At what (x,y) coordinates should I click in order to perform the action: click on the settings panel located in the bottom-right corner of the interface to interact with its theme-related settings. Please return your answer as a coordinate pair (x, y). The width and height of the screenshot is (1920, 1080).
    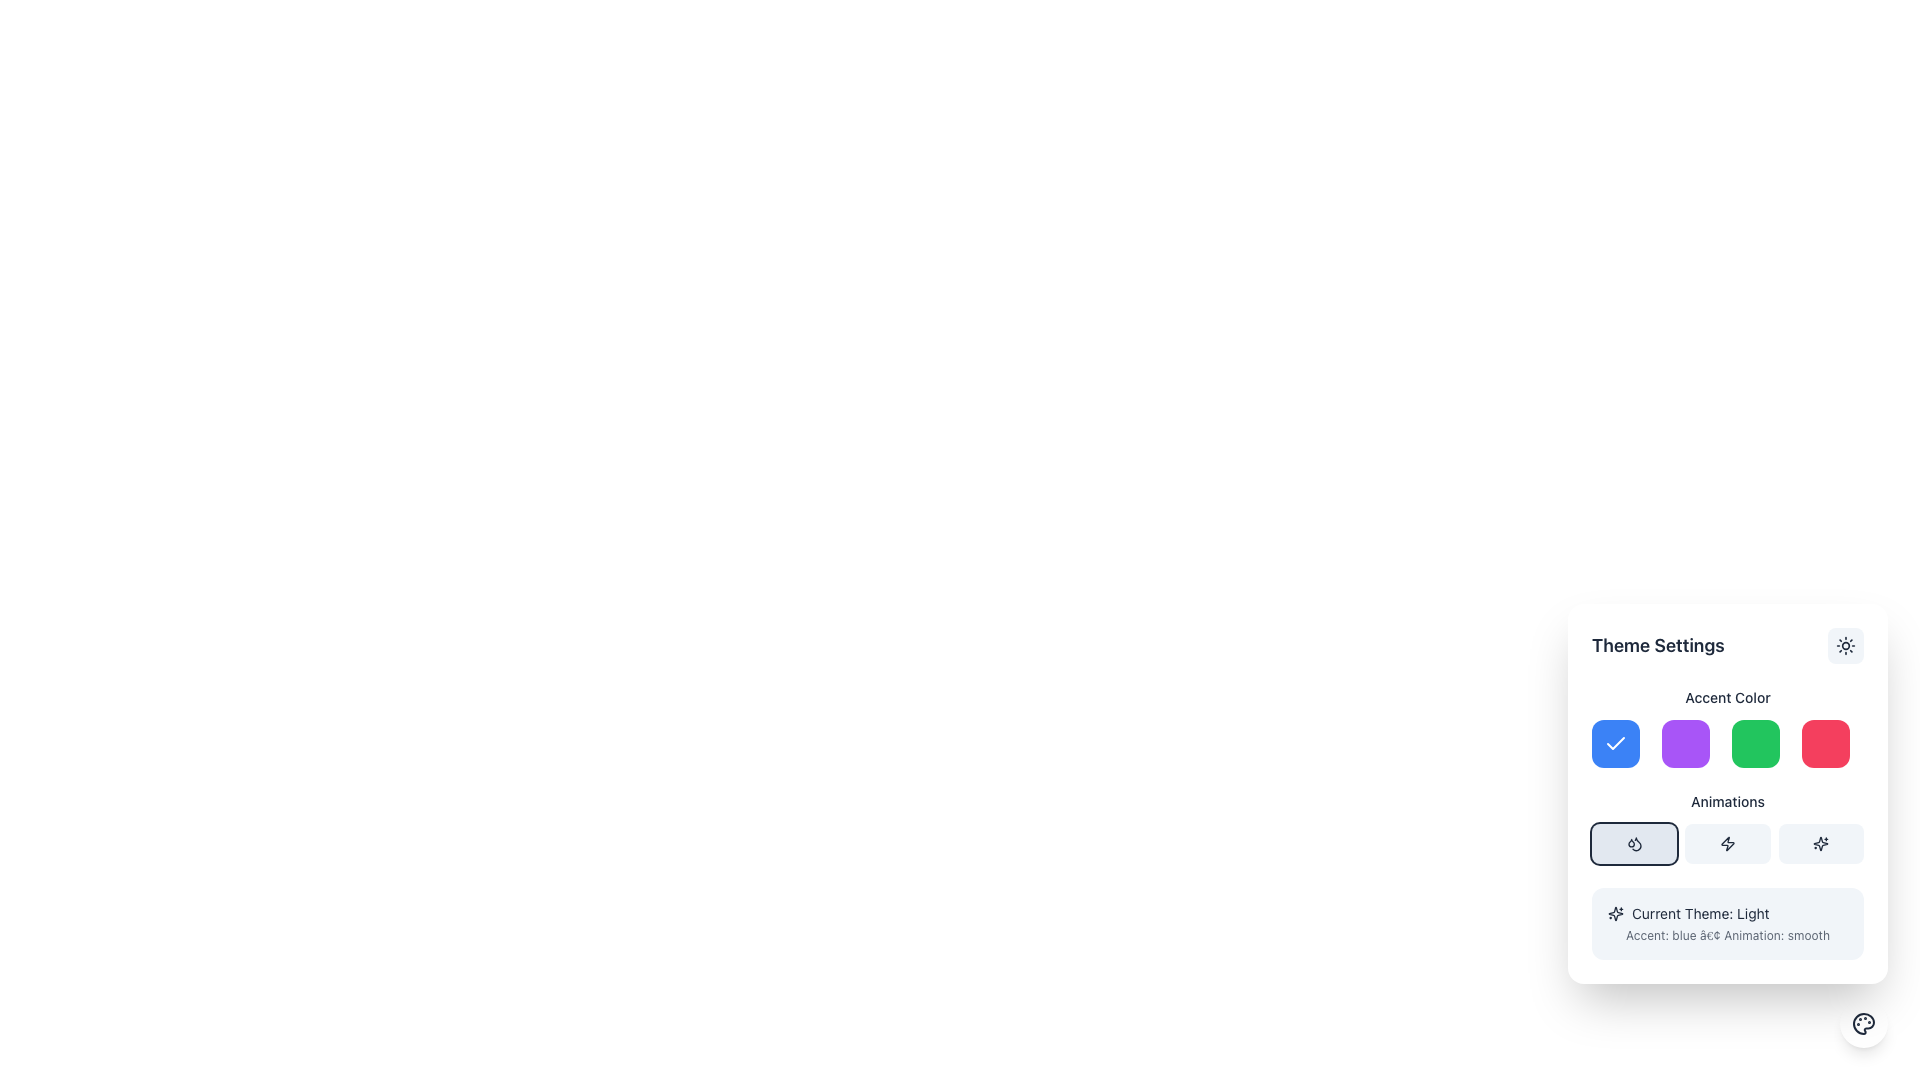
    Looking at the image, I should click on (1727, 793).